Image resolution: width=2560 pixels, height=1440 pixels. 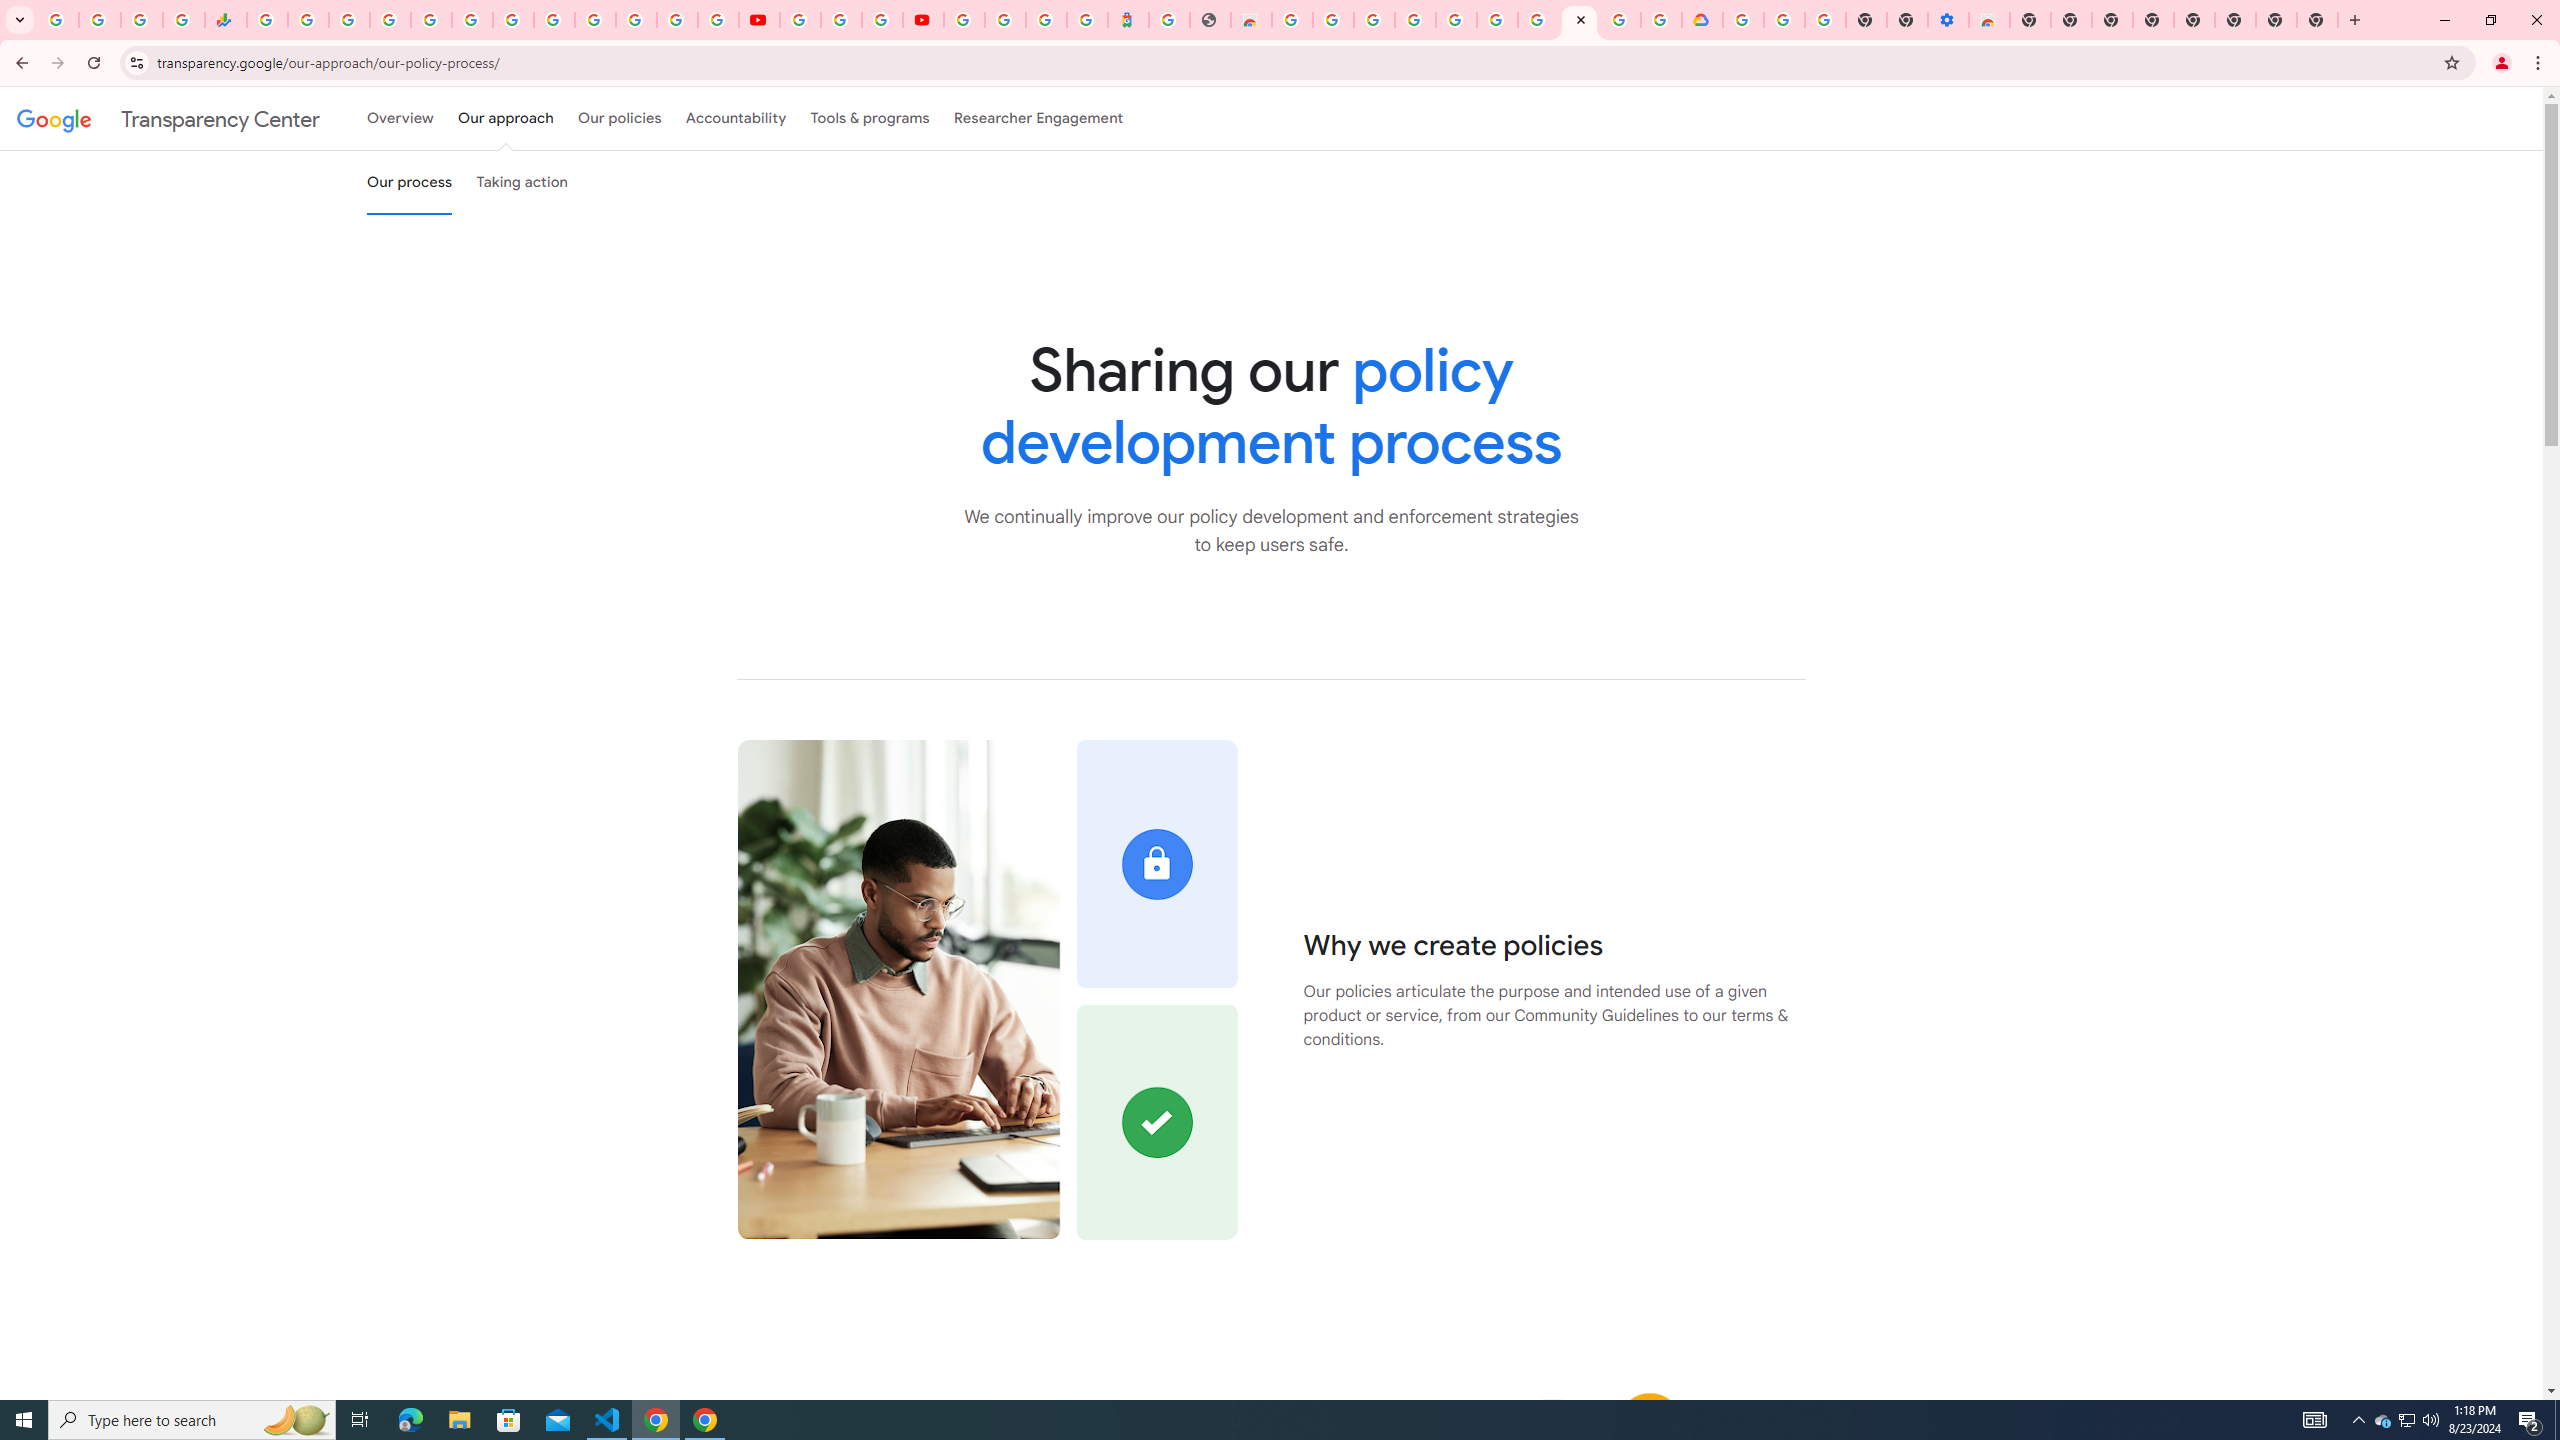 I want to click on 'Taking action', so click(x=521, y=181).